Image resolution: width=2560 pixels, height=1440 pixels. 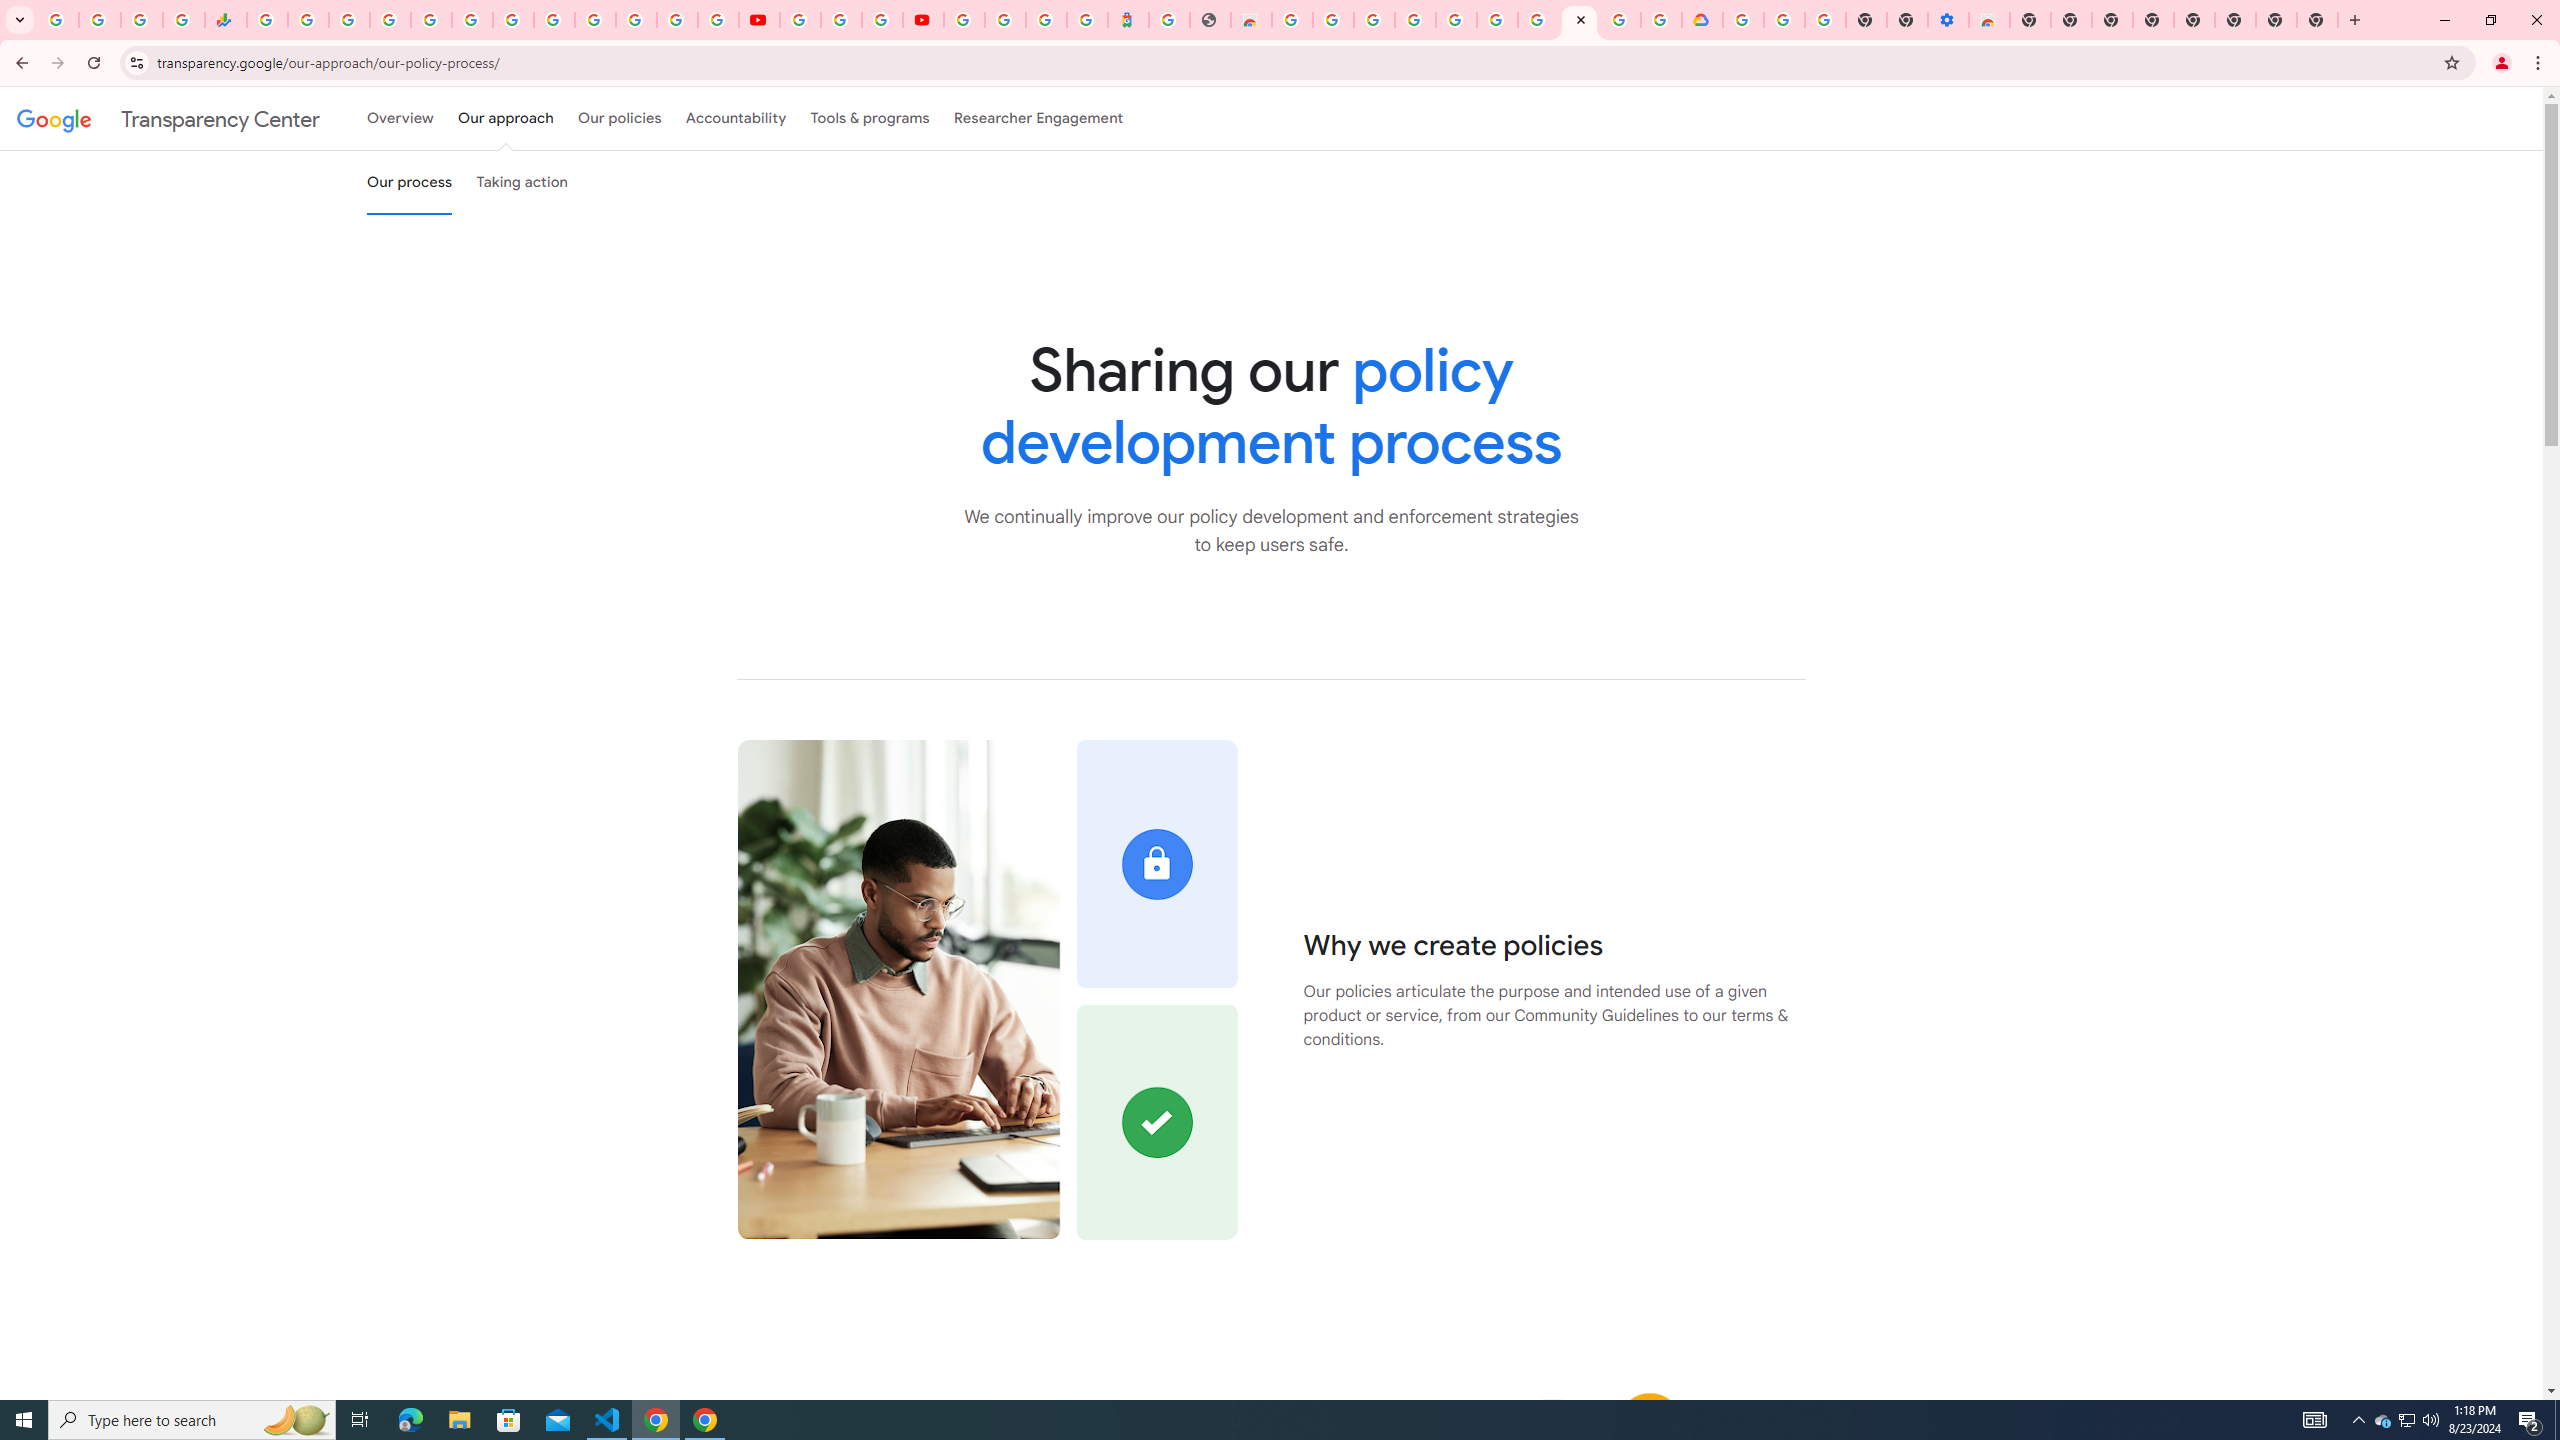 I want to click on 'Taking action', so click(x=521, y=181).